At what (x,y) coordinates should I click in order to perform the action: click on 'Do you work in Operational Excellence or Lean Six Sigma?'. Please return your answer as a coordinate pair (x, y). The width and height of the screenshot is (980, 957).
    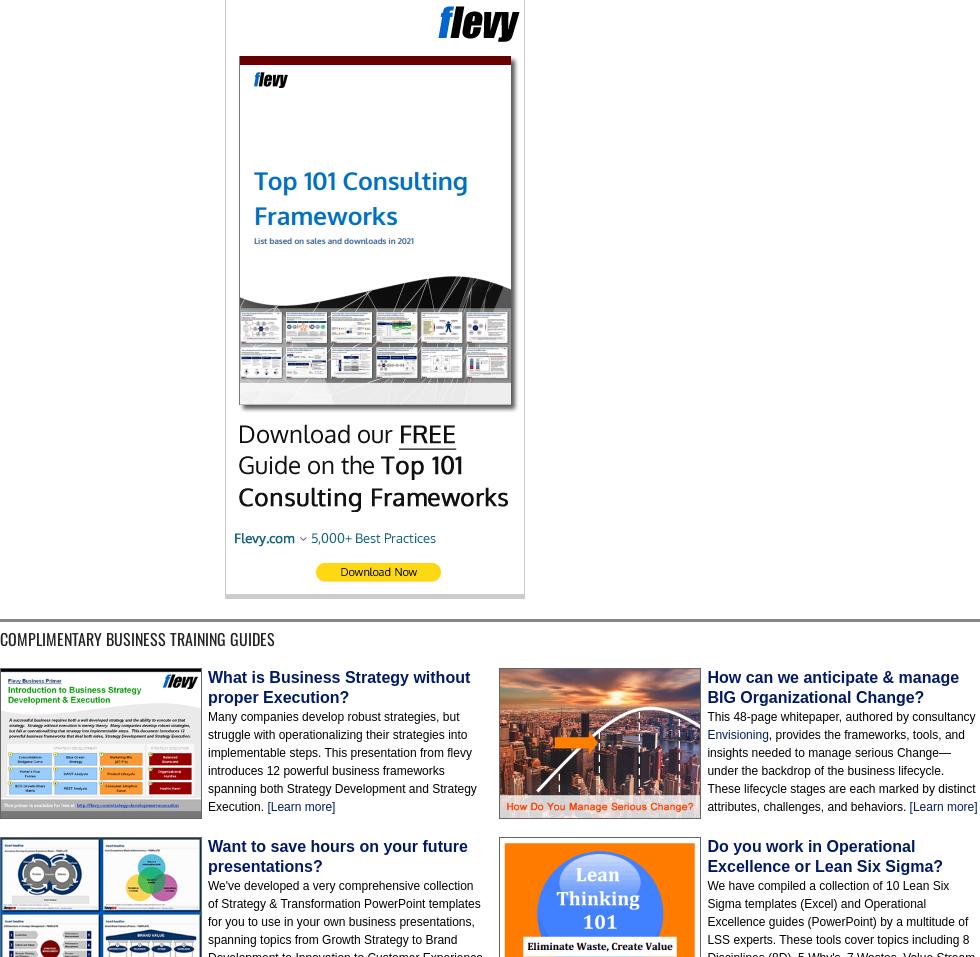
    Looking at the image, I should click on (824, 855).